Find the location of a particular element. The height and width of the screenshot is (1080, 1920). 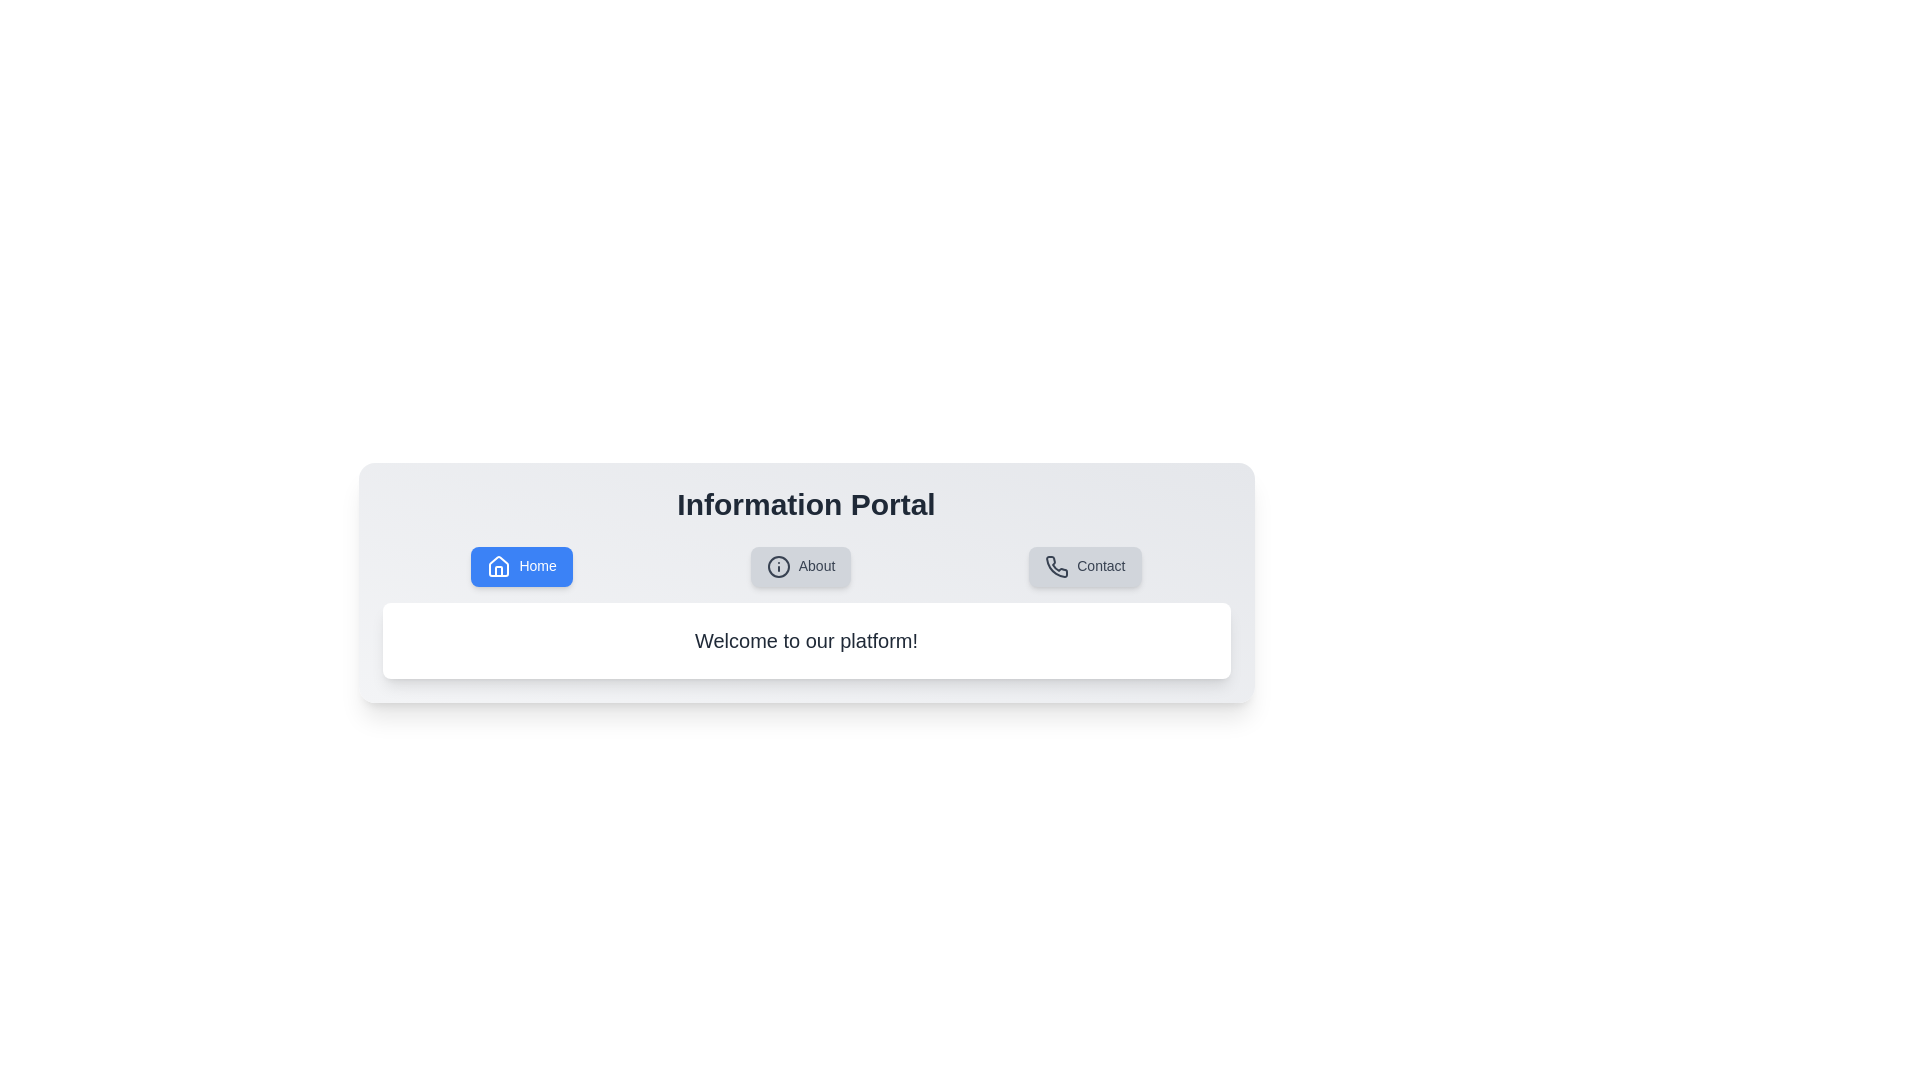

the 'About' button, which is a rectangular button with a rounded border and a gray background is located at coordinates (801, 567).